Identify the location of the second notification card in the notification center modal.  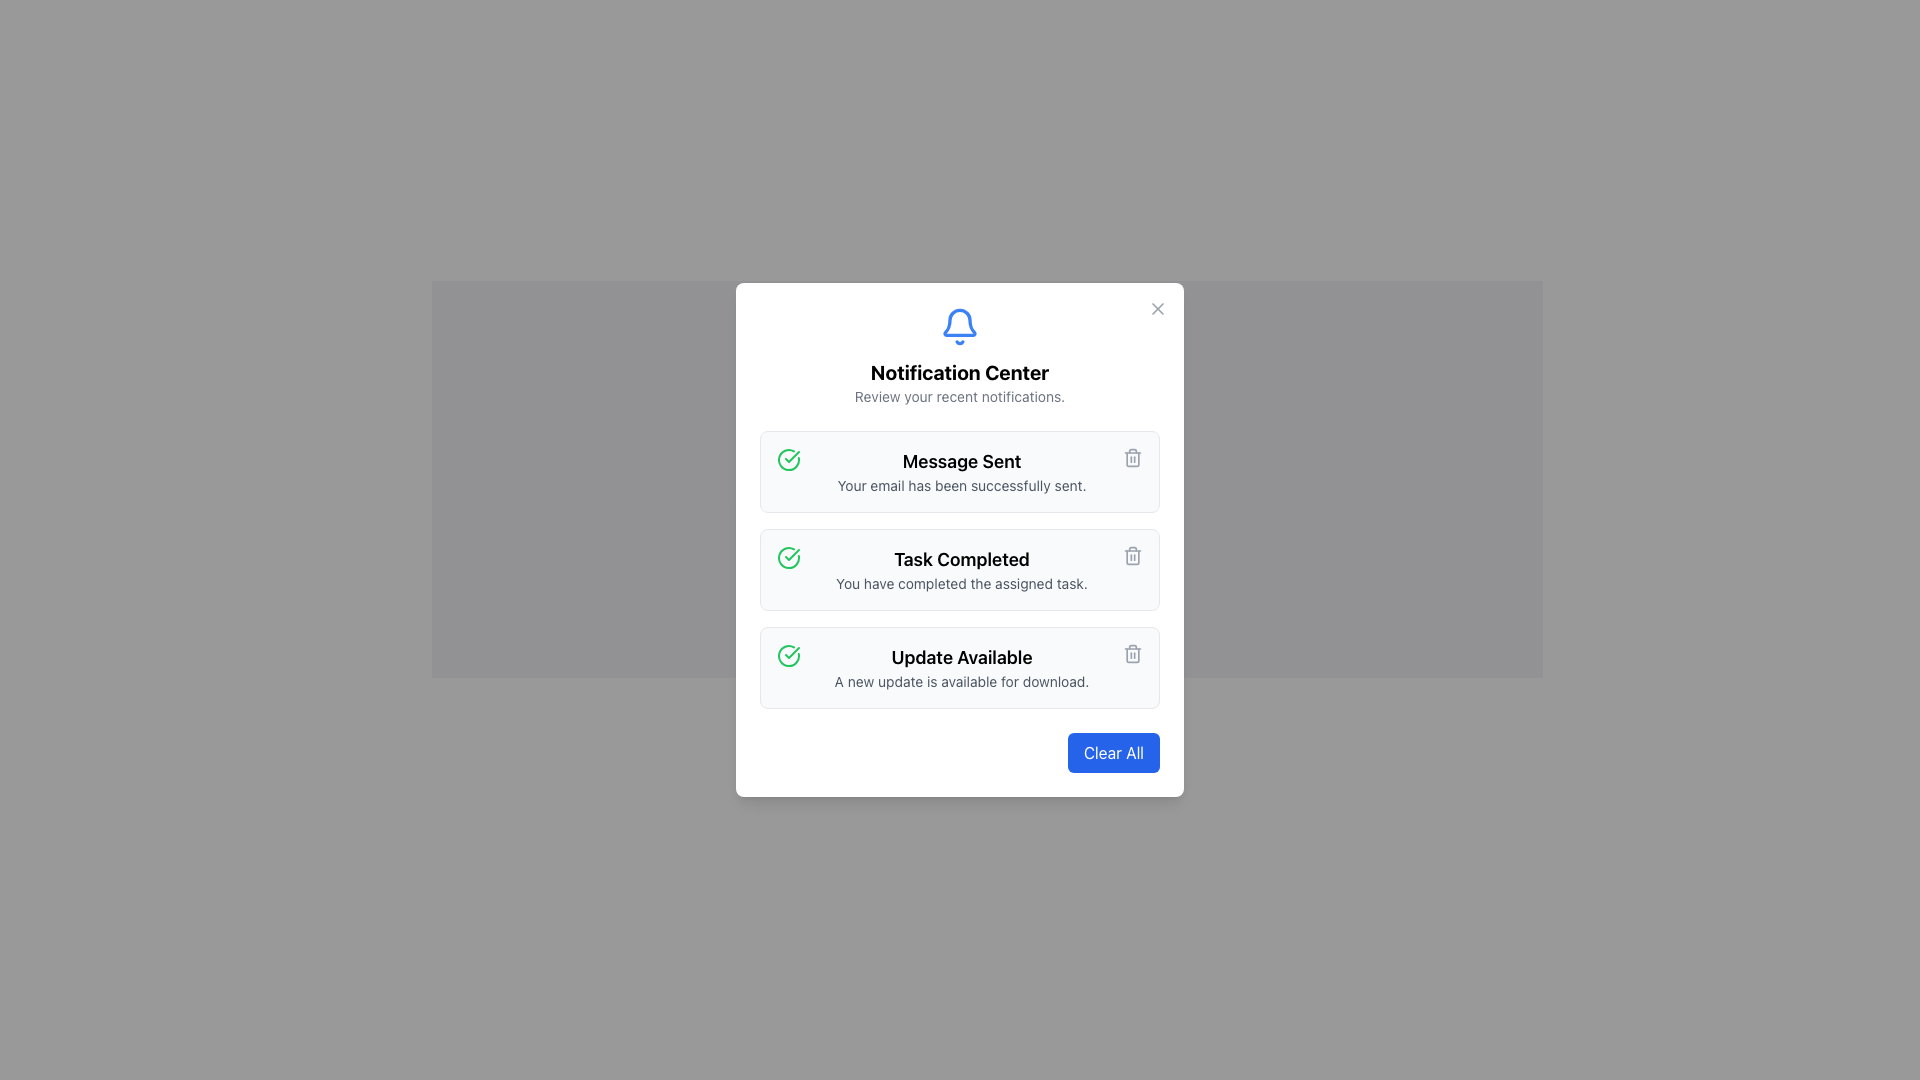
(960, 570).